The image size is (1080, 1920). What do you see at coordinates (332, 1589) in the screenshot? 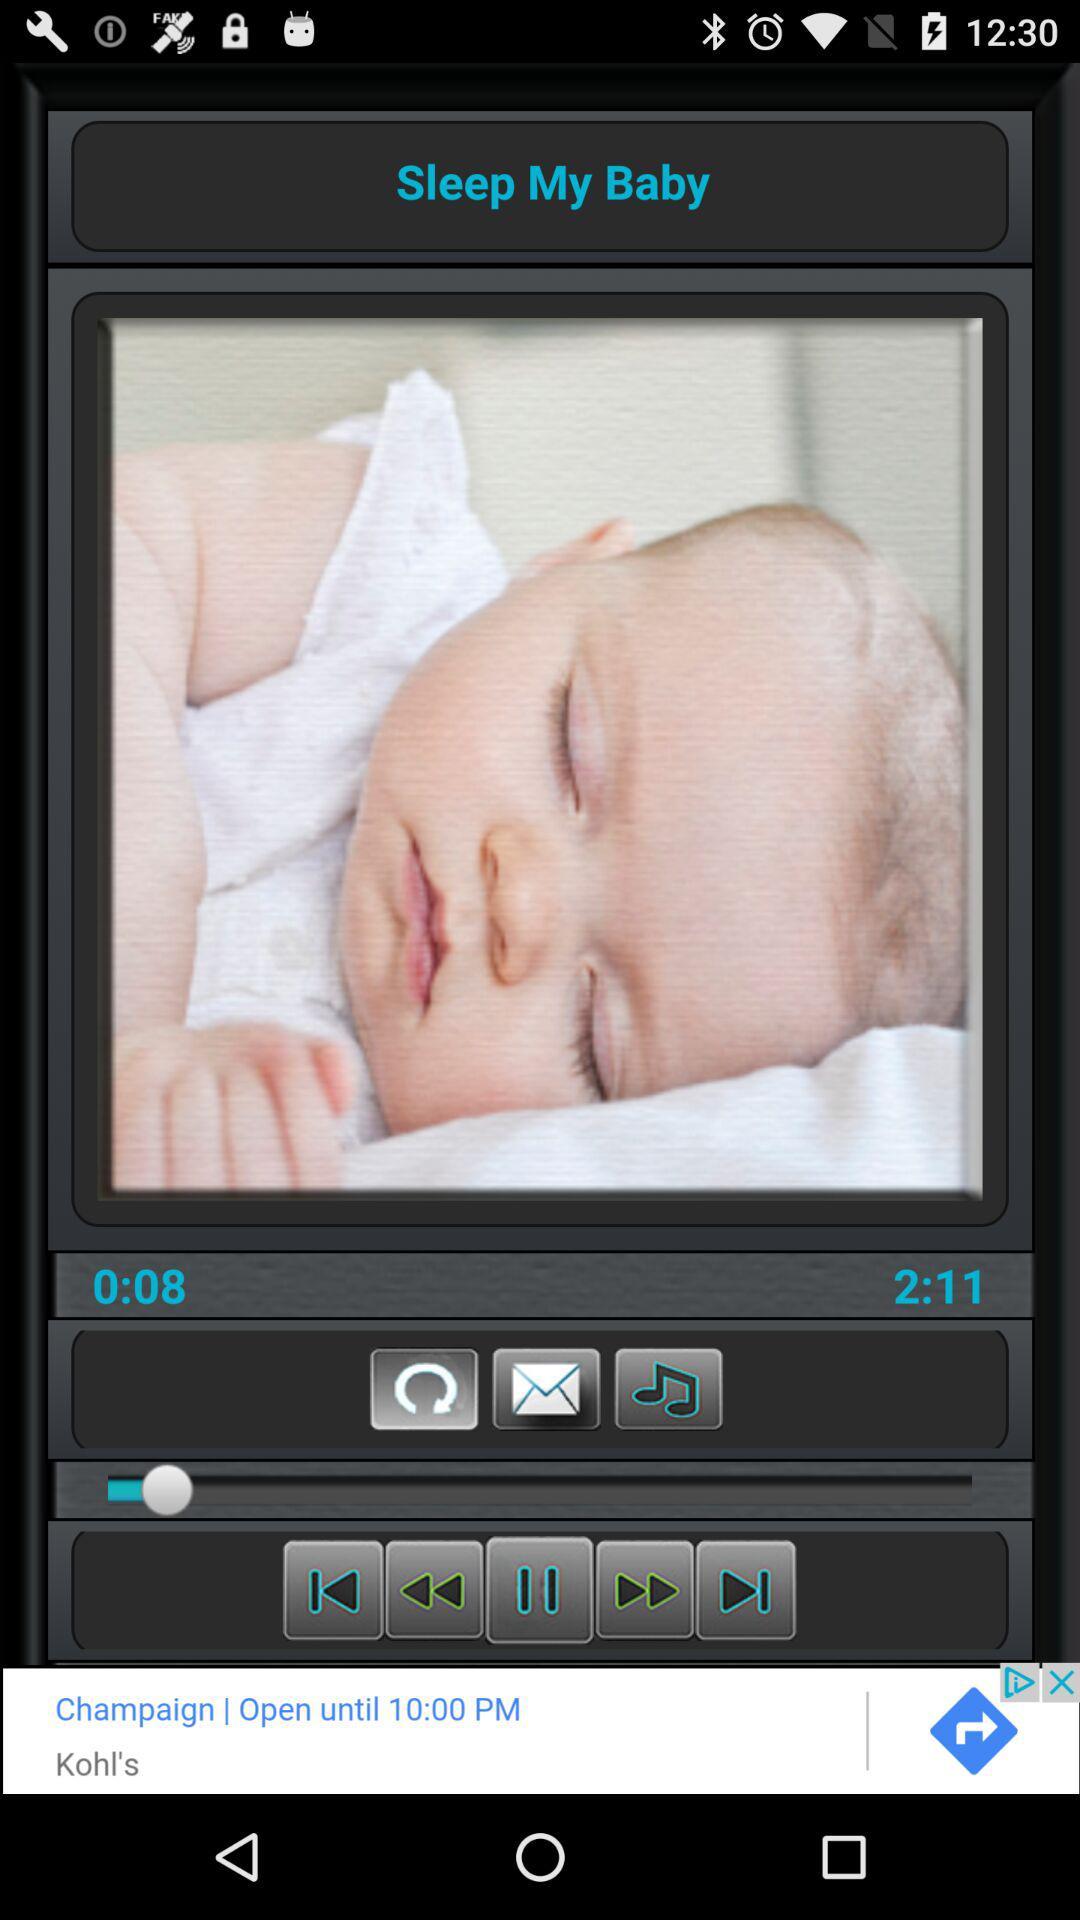
I see `the beginning` at bounding box center [332, 1589].